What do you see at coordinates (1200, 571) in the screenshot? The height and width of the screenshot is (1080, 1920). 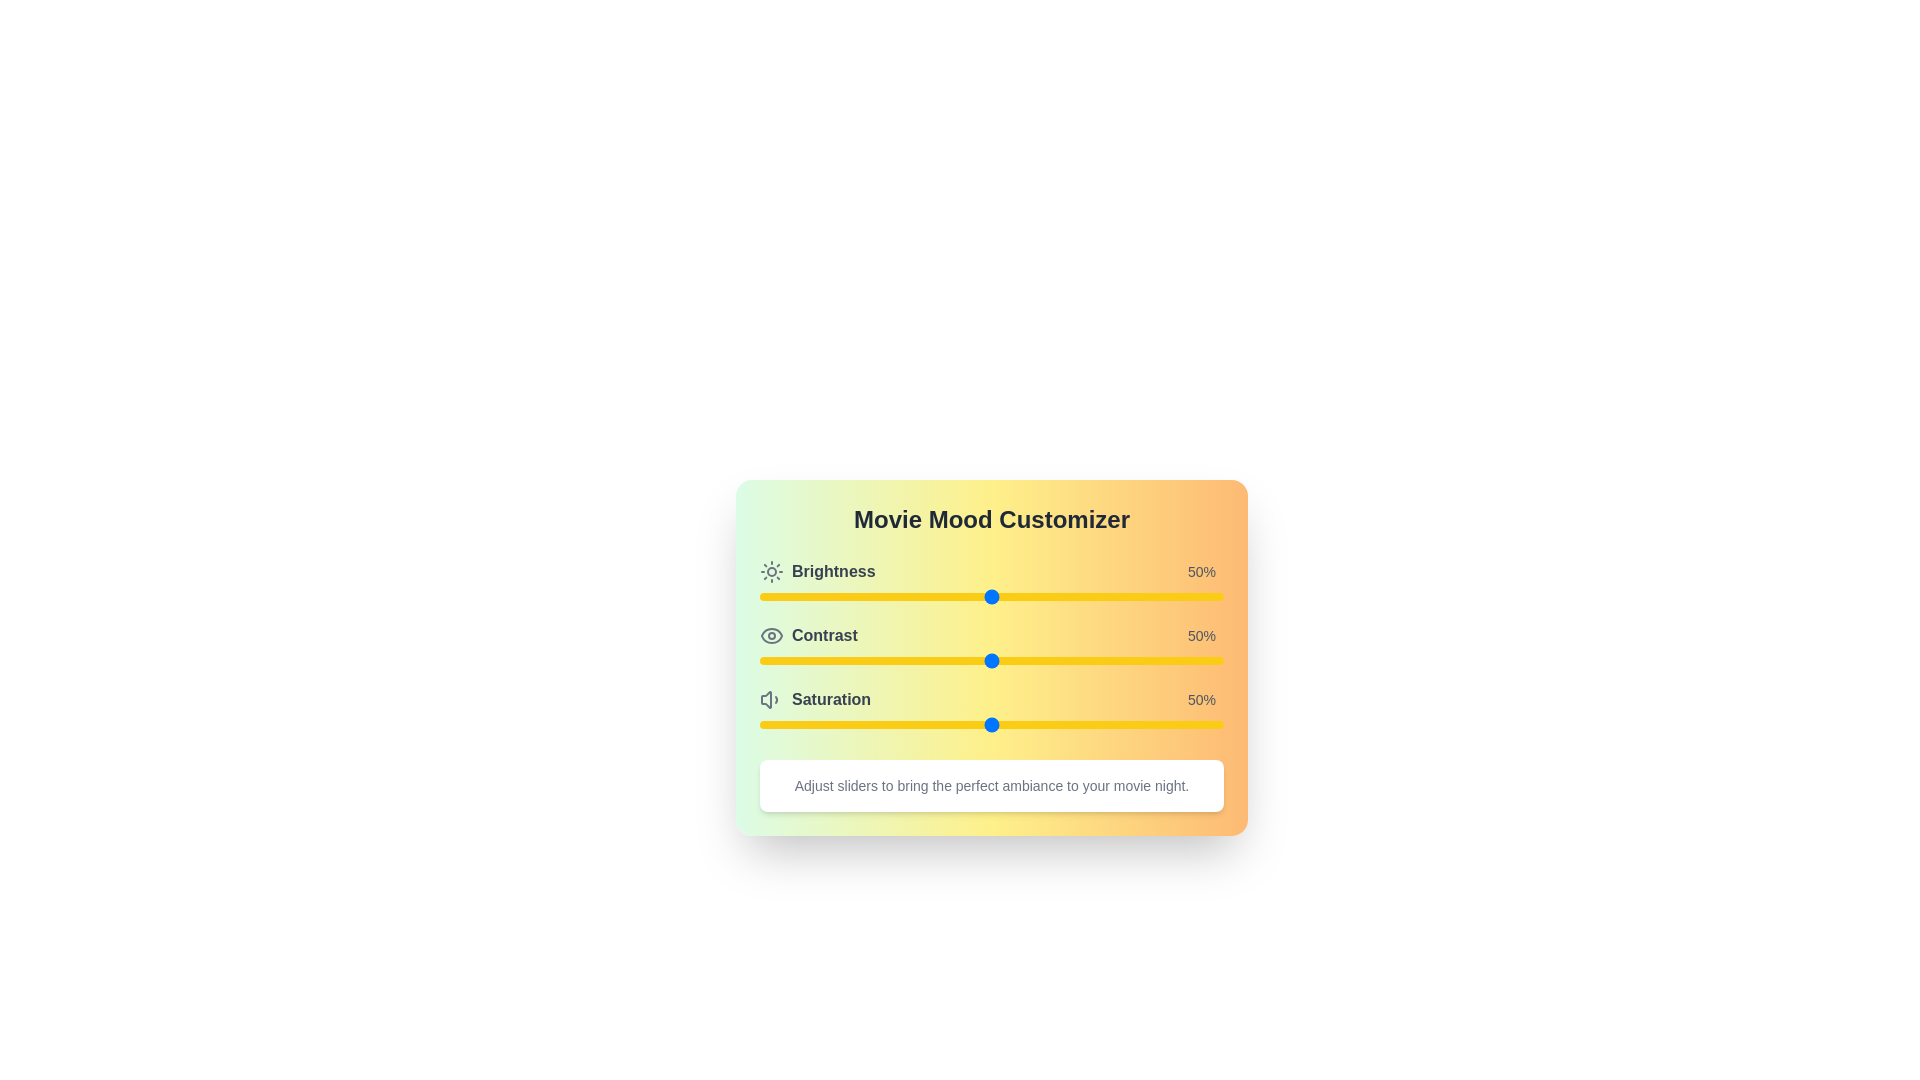 I see `value displayed in the text label showing '50%' which is styled with a smaller gray font and located to the right of the slider for brightness adjustment` at bounding box center [1200, 571].